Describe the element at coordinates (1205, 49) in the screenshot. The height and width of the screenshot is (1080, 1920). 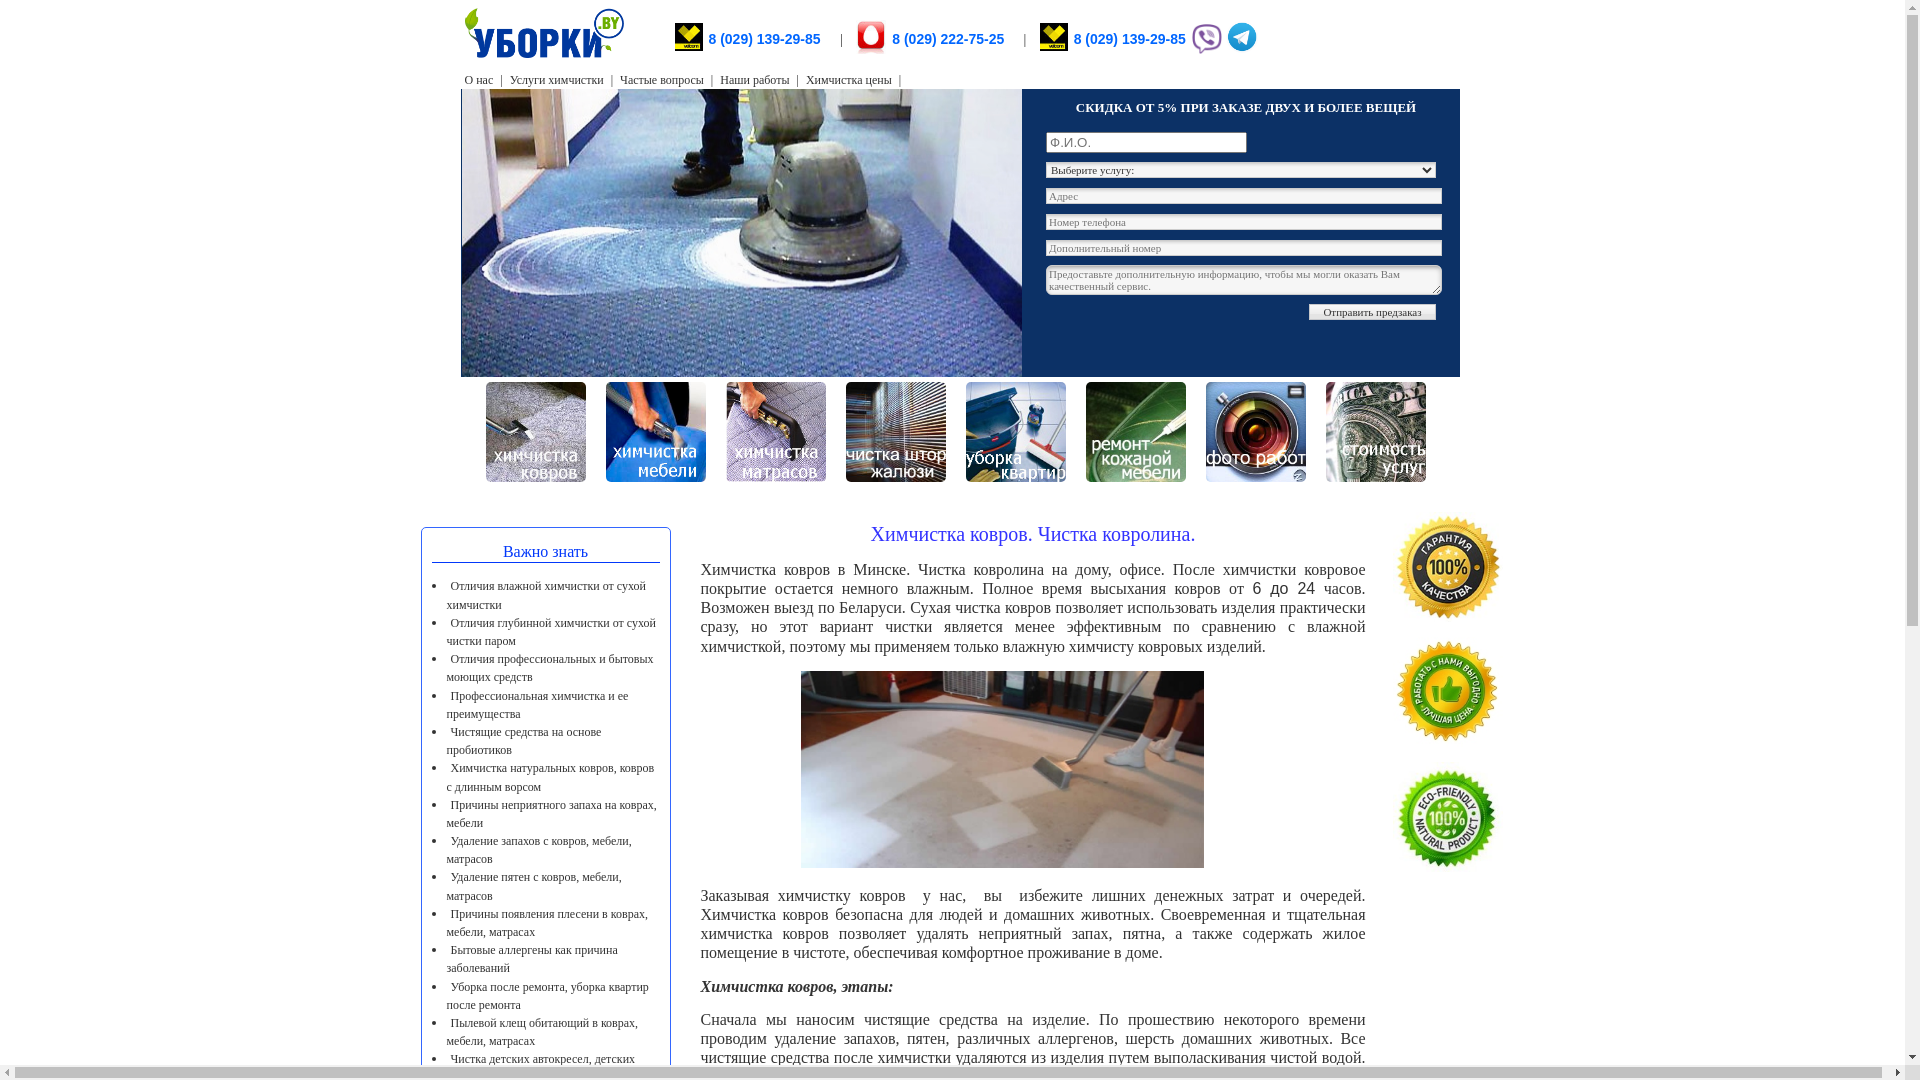
I see `'Viber'` at that location.